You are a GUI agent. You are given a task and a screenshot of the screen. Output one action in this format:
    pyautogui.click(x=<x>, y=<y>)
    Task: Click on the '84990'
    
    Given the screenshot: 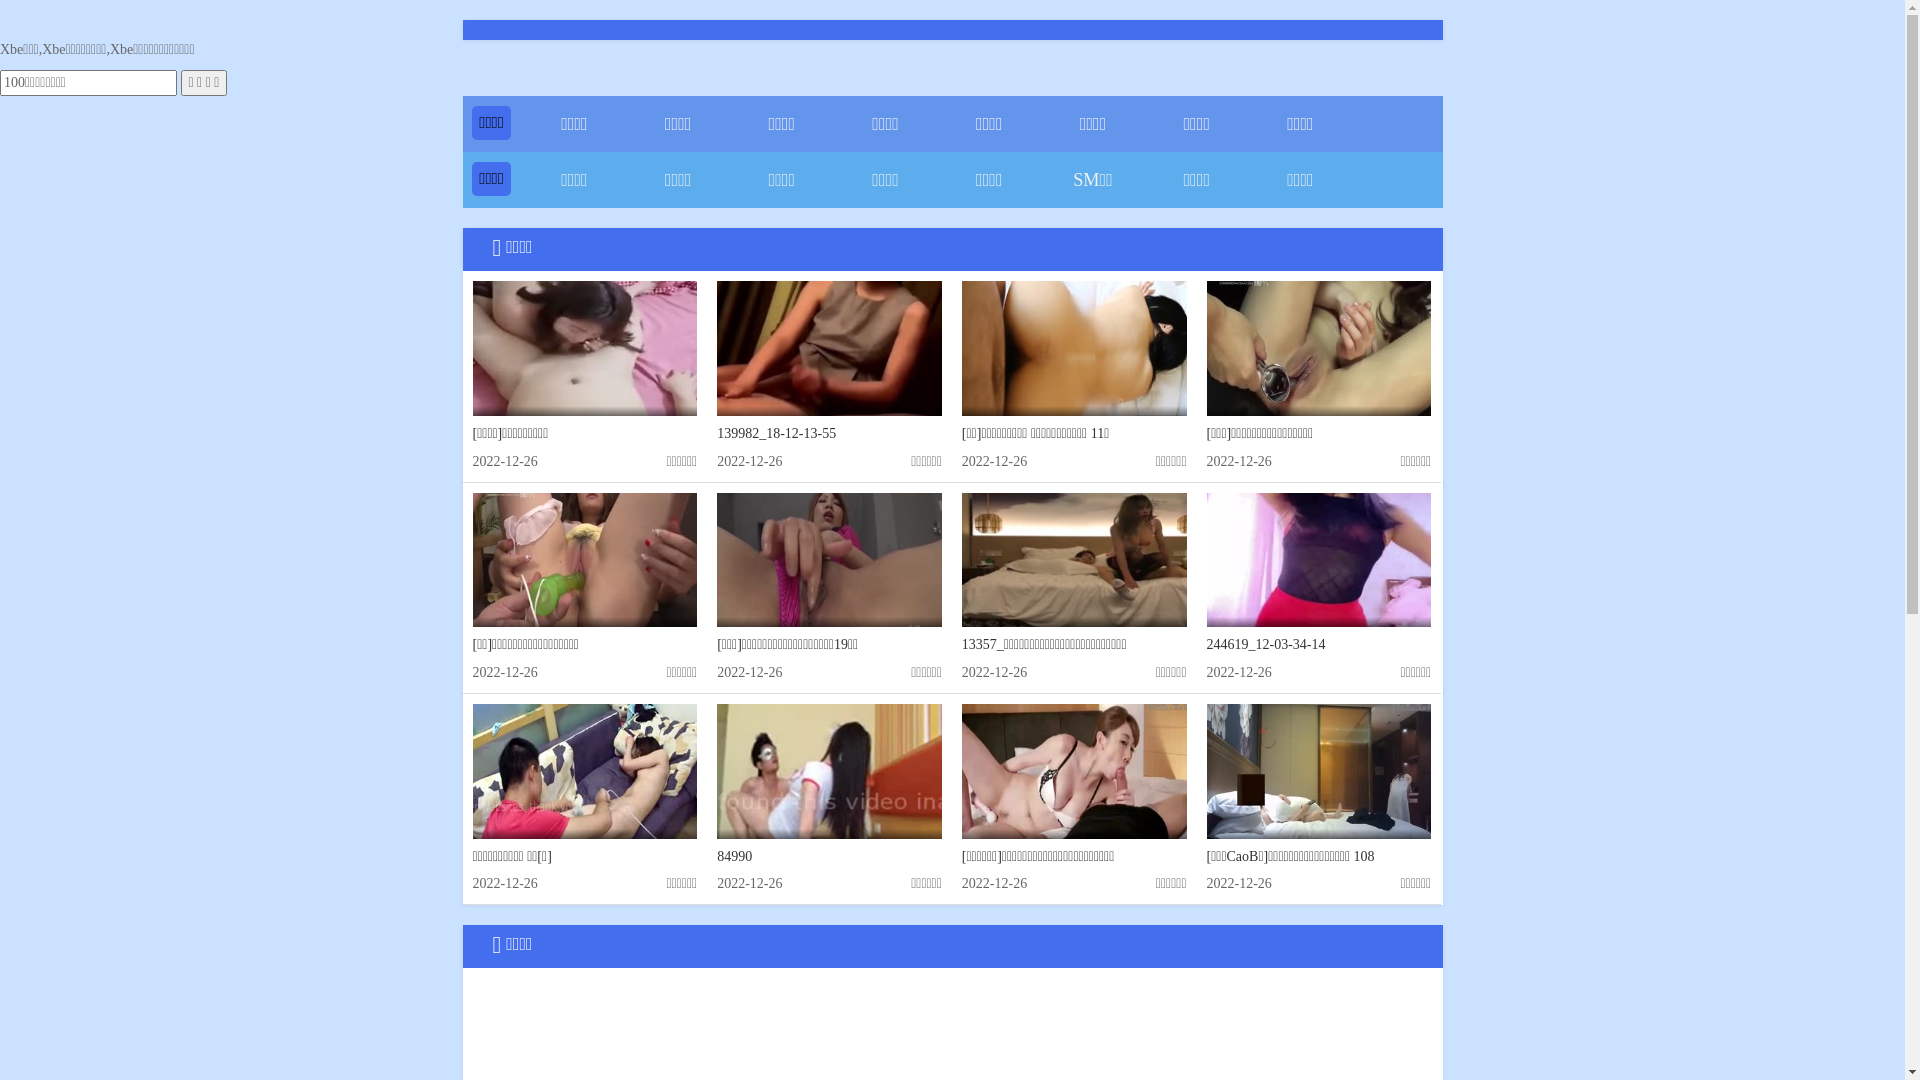 What is the action you would take?
    pyautogui.click(x=733, y=855)
    